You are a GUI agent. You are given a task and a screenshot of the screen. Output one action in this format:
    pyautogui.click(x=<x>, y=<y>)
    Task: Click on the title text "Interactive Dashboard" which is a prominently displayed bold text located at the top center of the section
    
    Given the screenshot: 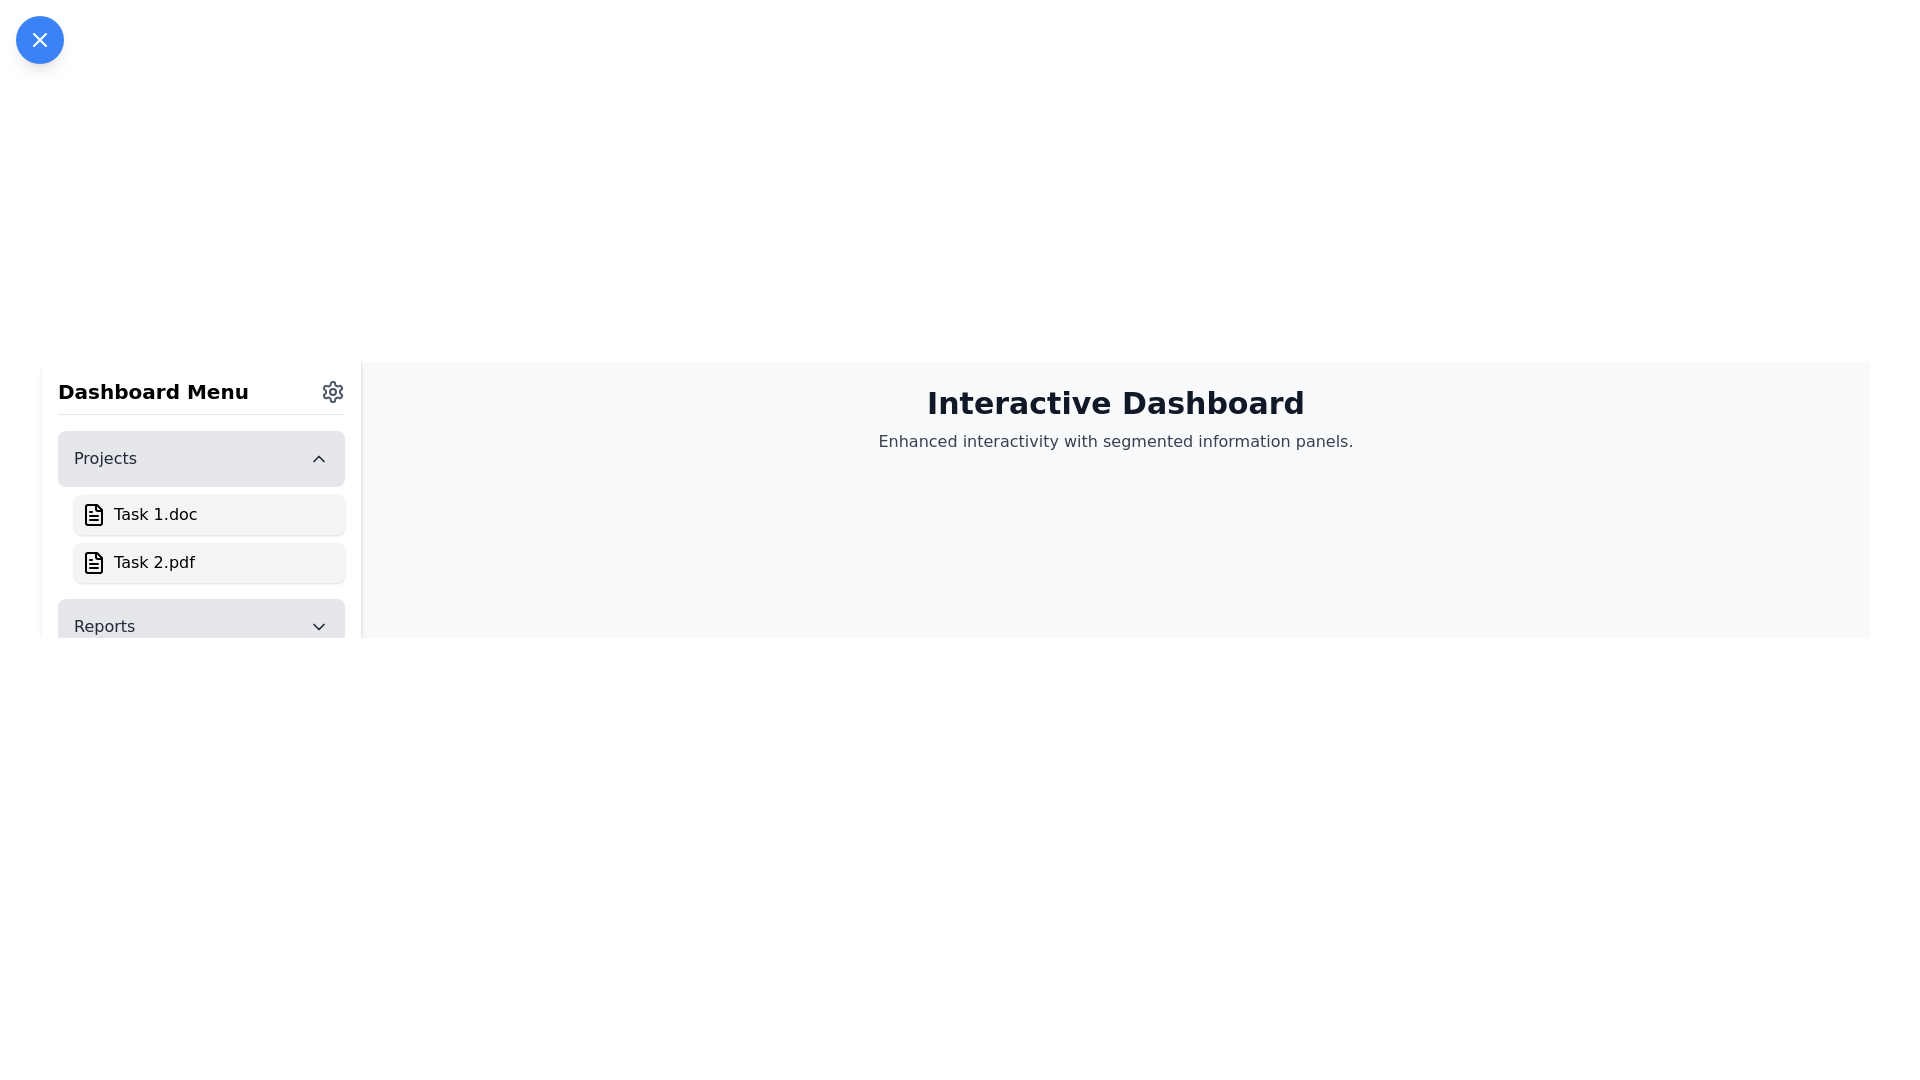 What is the action you would take?
    pyautogui.click(x=1115, y=404)
    